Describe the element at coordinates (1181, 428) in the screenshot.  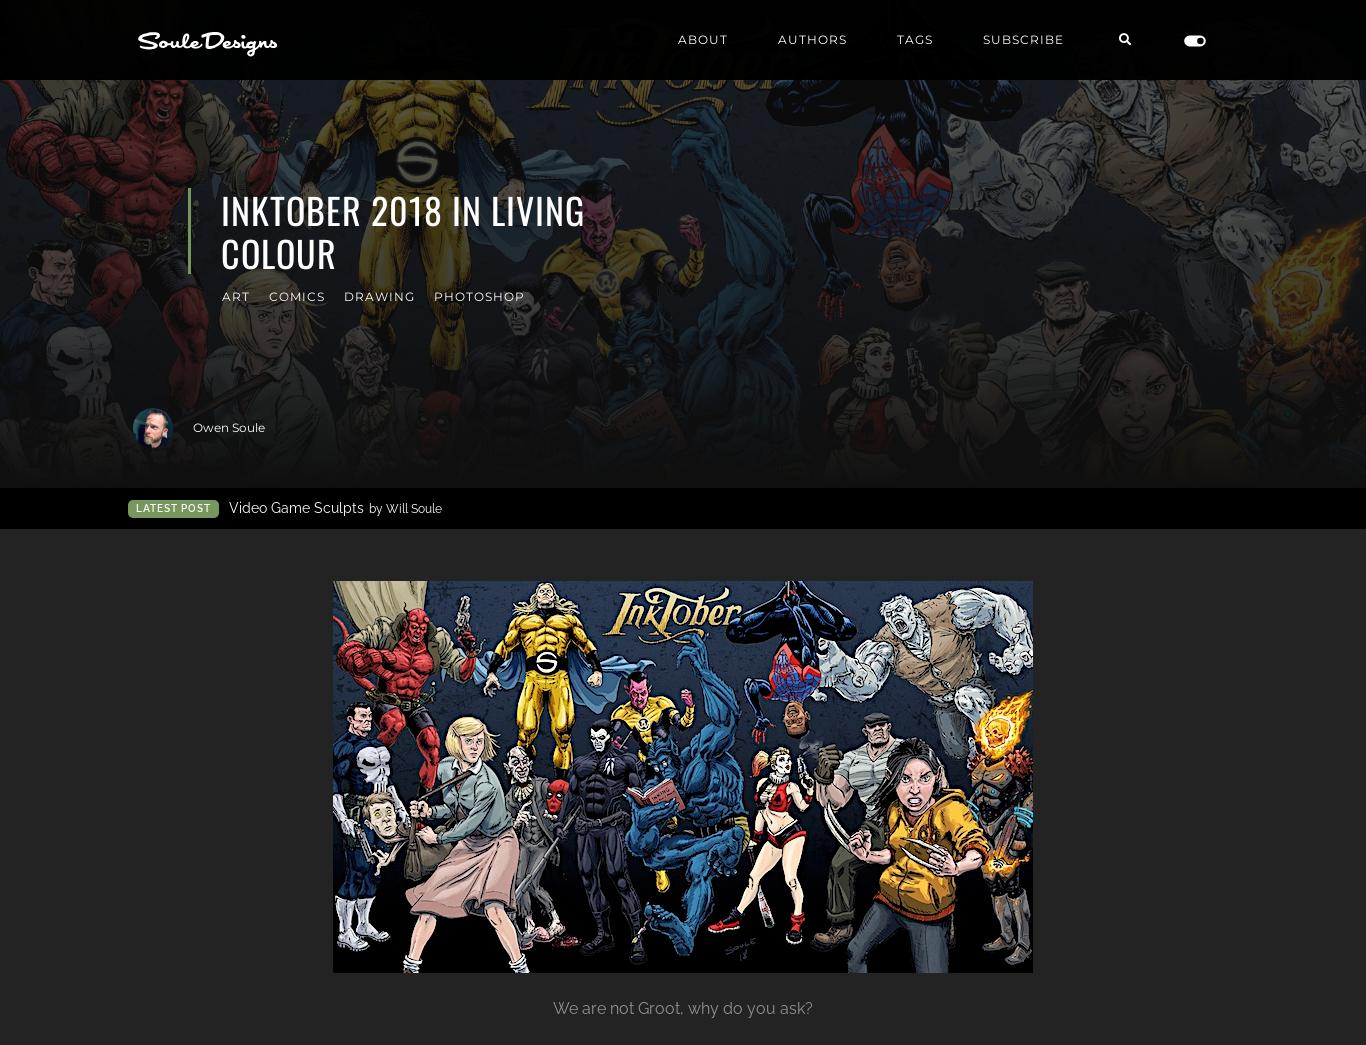
I see `'November 13, 2018'` at that location.